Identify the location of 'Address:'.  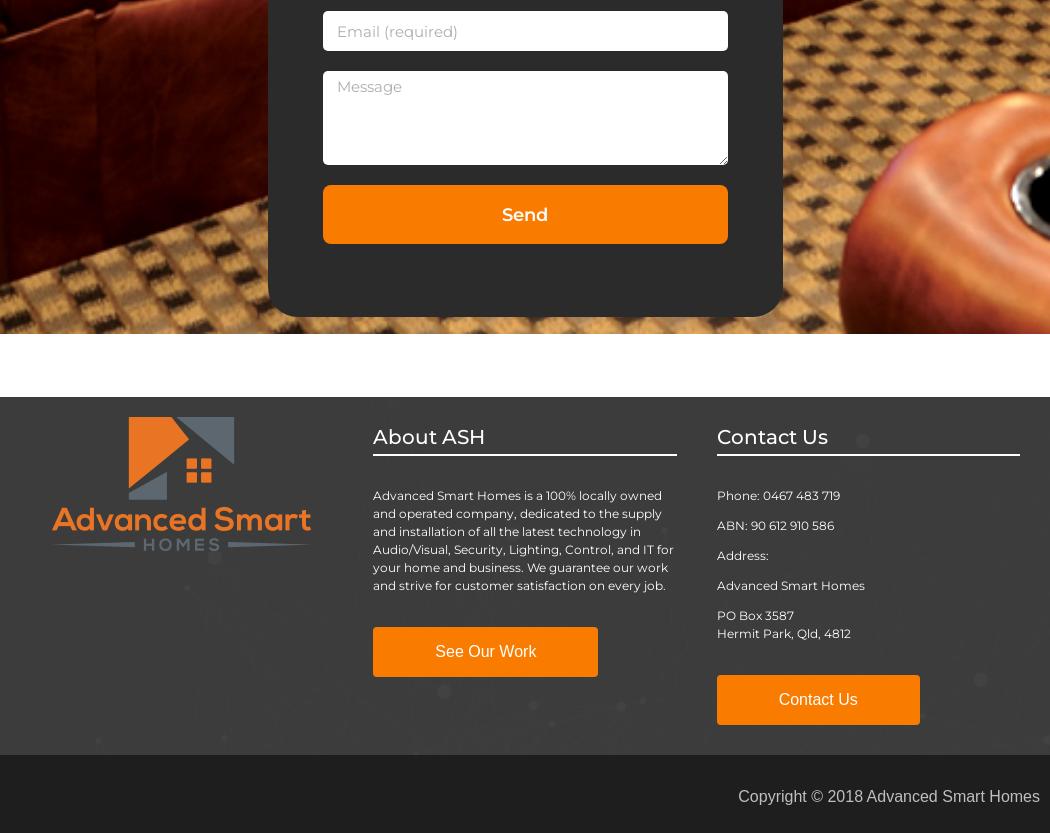
(741, 554).